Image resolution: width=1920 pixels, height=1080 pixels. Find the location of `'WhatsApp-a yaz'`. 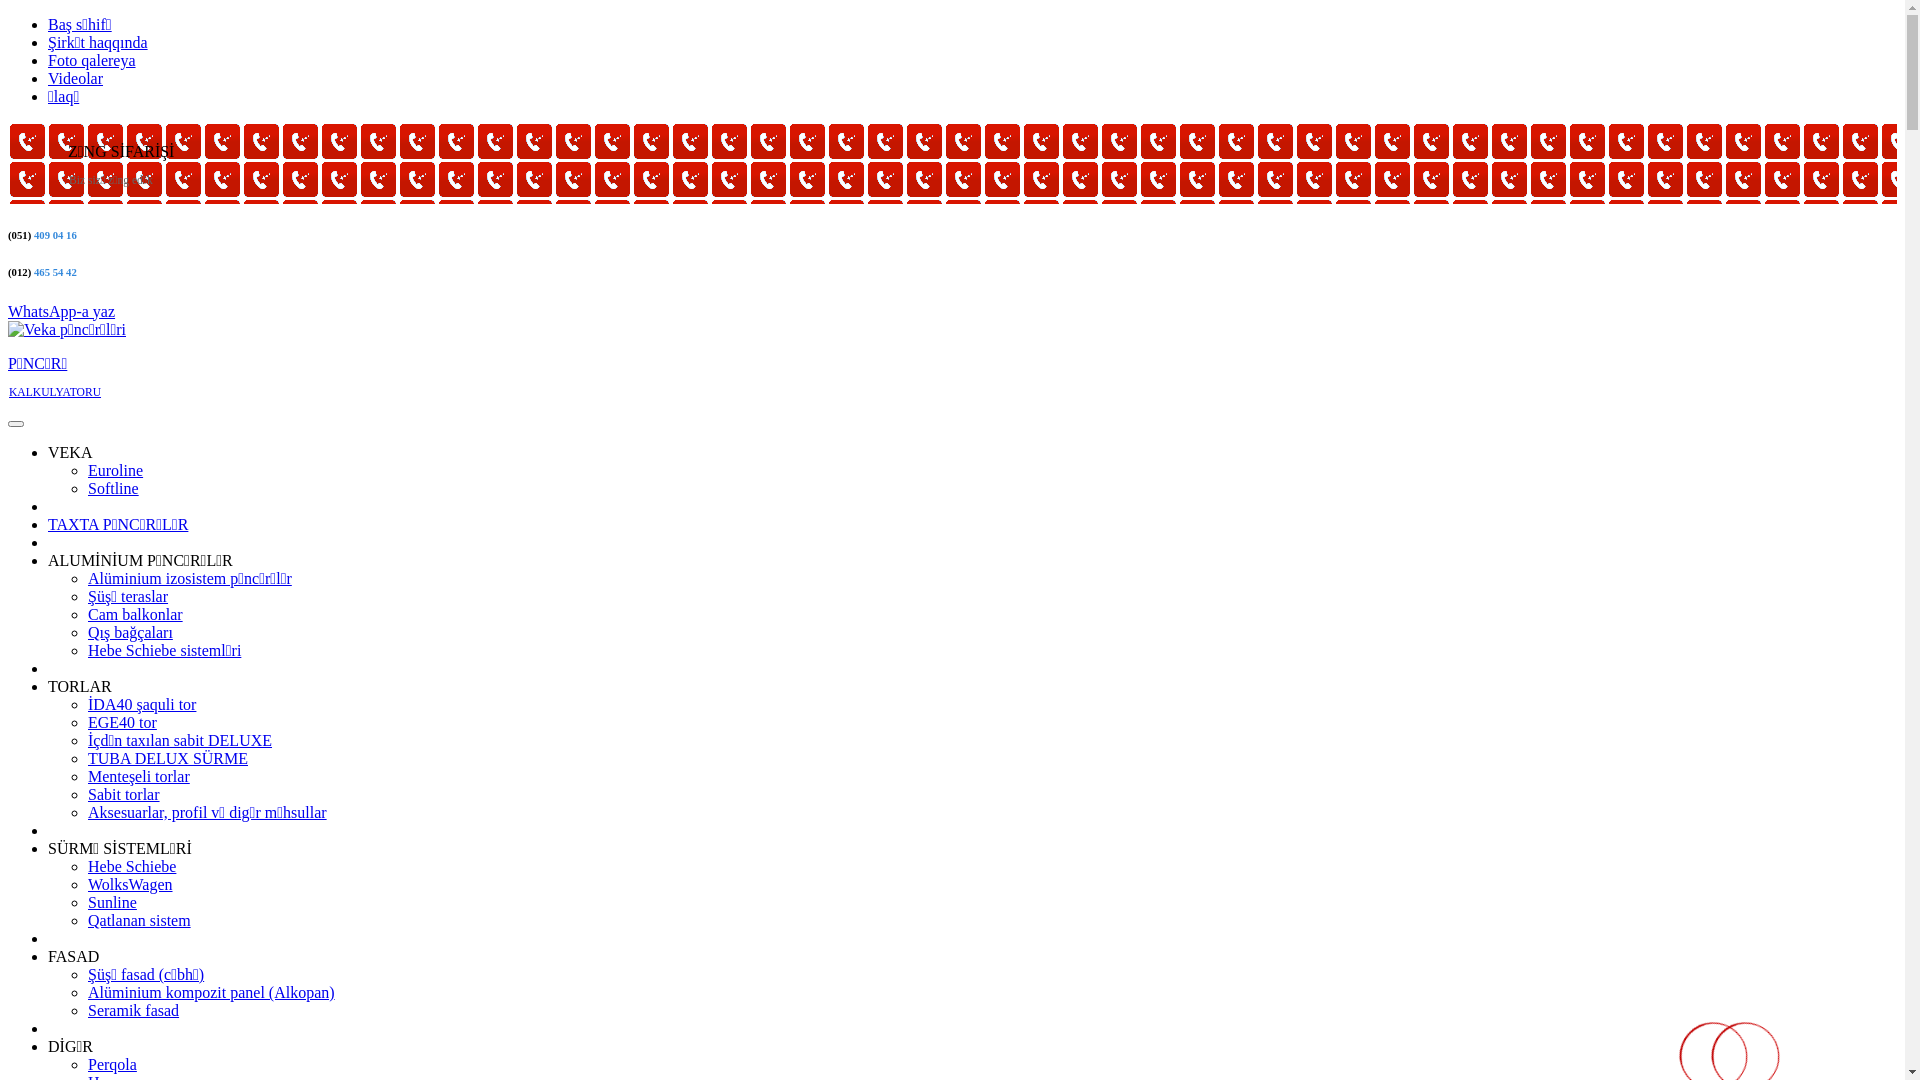

'WhatsApp-a yaz' is located at coordinates (61, 310).